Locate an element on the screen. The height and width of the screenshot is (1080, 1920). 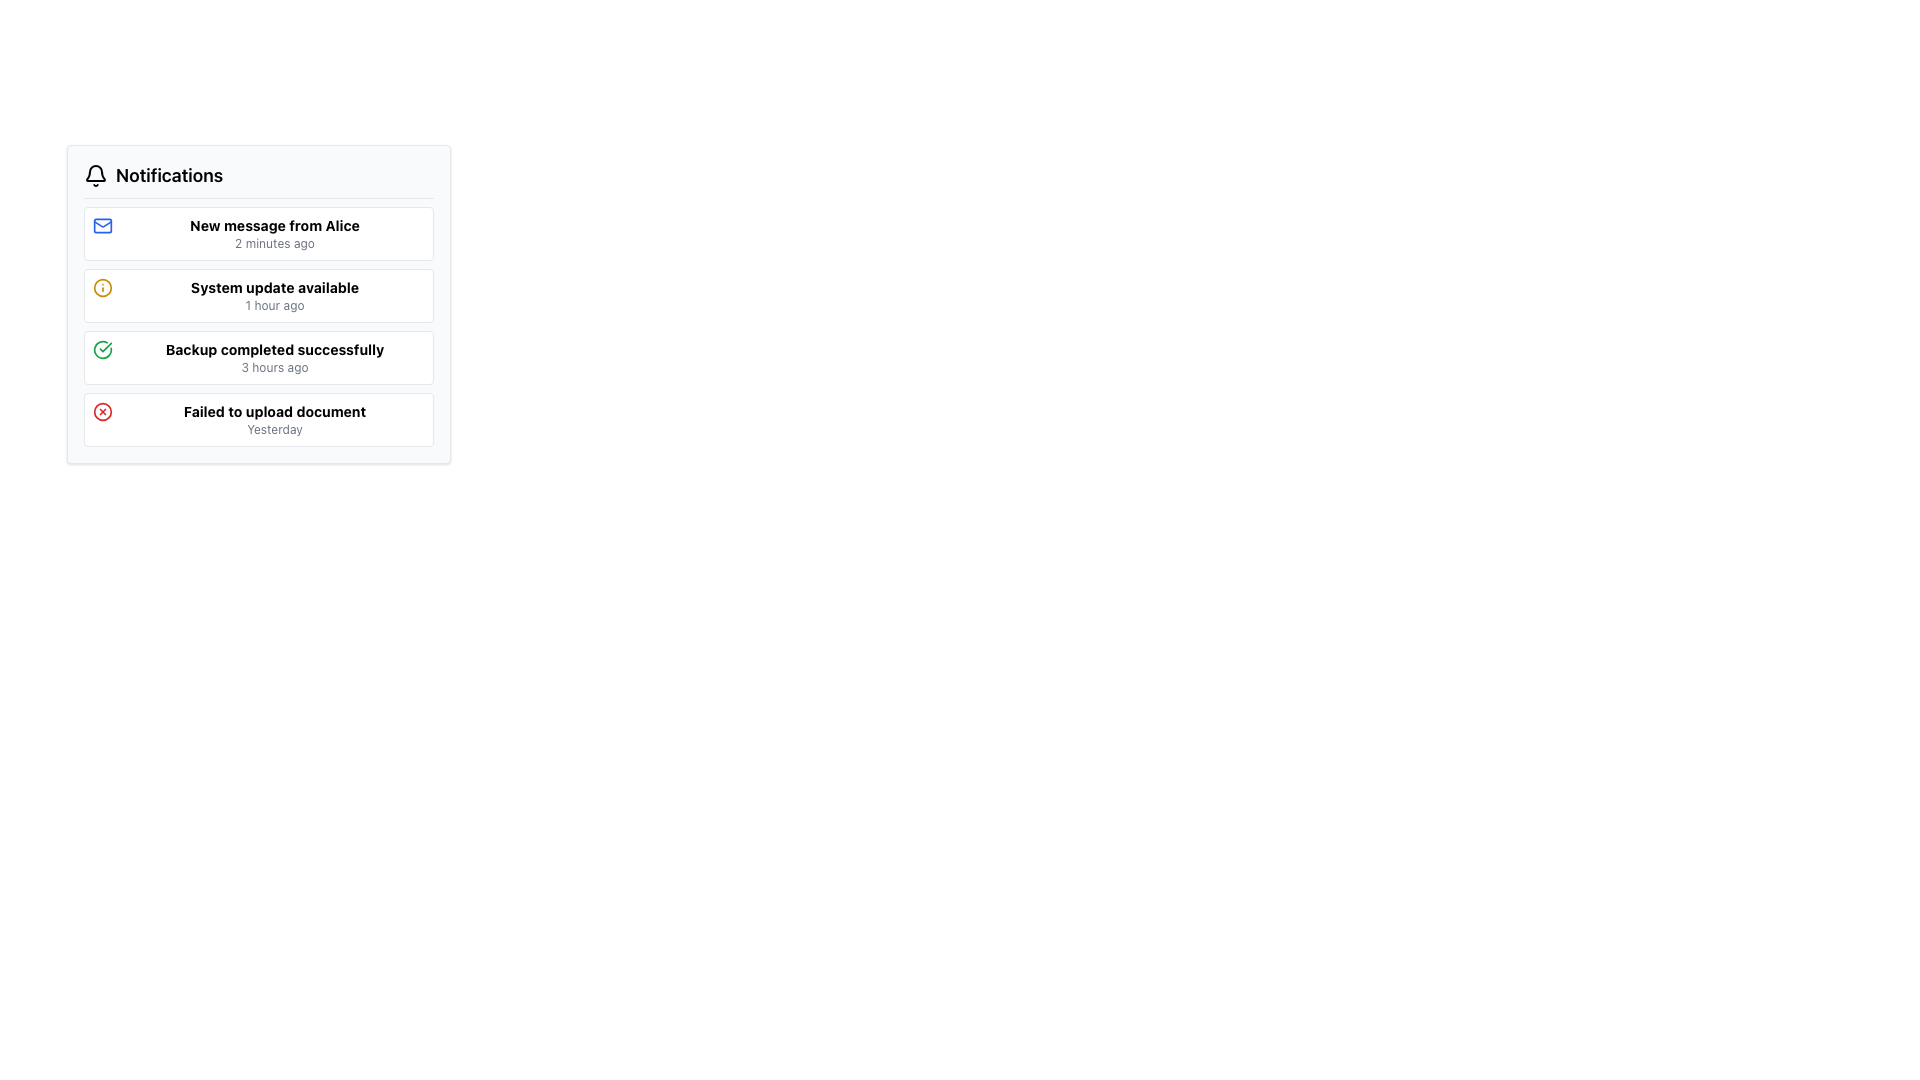
the red circular icon with an 'X' symbol in the fourth notification item under the 'Notifications' section, which indicates a failure to upload a document is located at coordinates (101, 411).